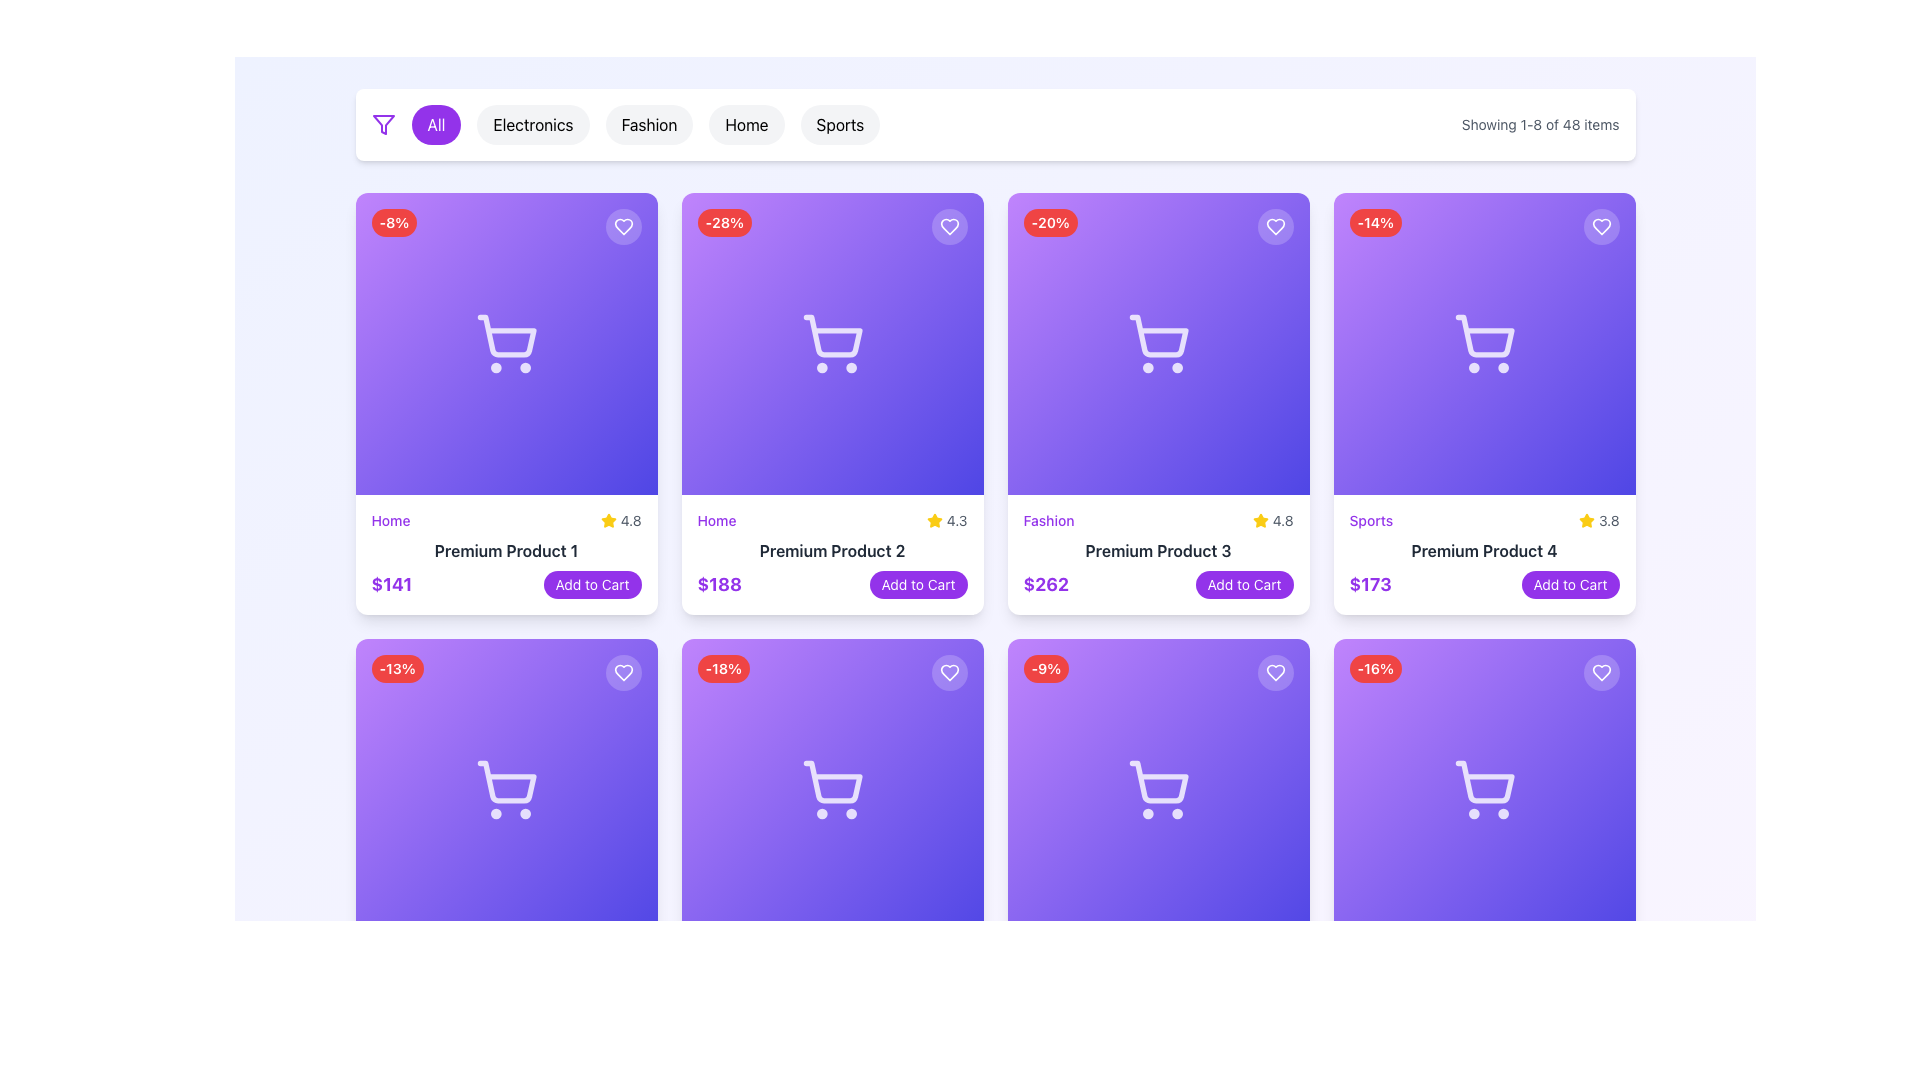 The height and width of the screenshot is (1080, 1920). Describe the element at coordinates (506, 342) in the screenshot. I see `the shopping cart icon located in the first column of the grid in the top row` at that location.